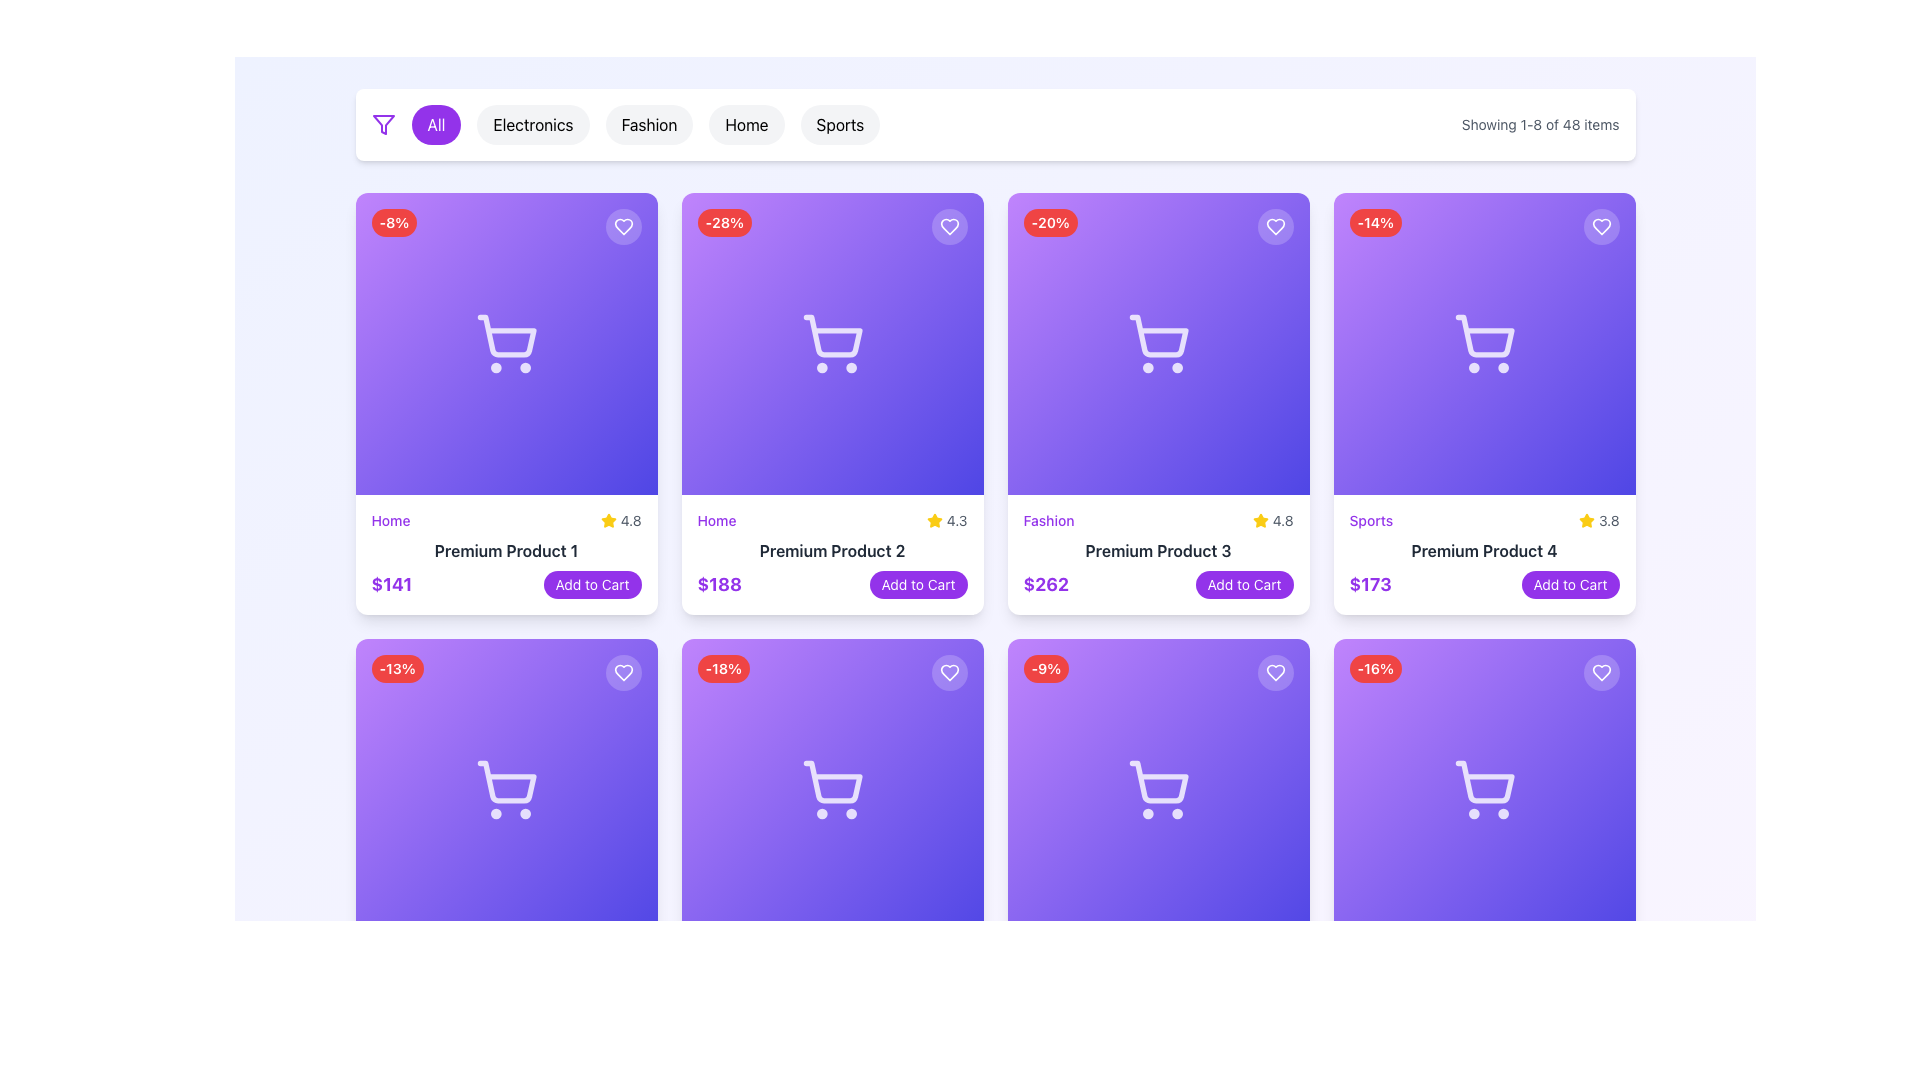 The height and width of the screenshot is (1080, 1920). Describe the element at coordinates (506, 342) in the screenshot. I see `the shopping cart icon located in the first column of the grid in the top row` at that location.